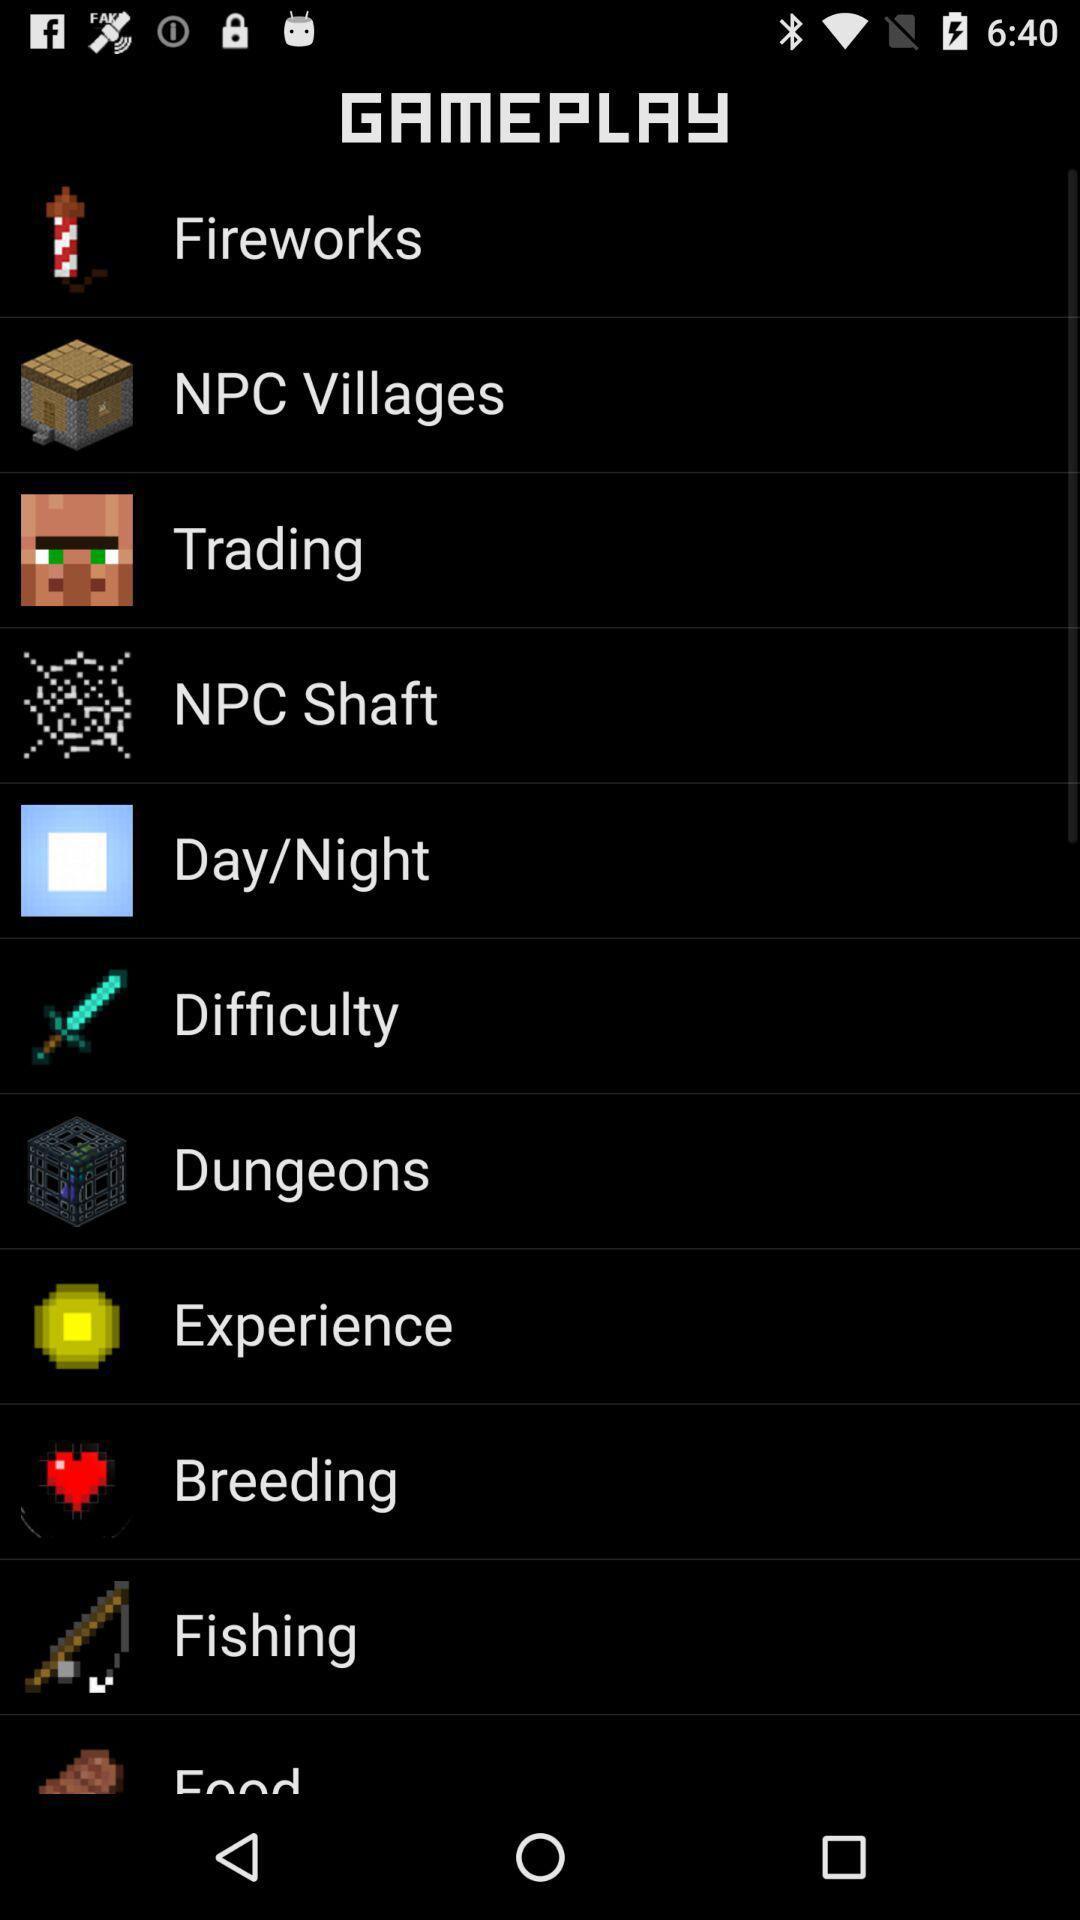 The height and width of the screenshot is (1920, 1080). What do you see at coordinates (298, 235) in the screenshot?
I see `the app below gameplay icon` at bounding box center [298, 235].